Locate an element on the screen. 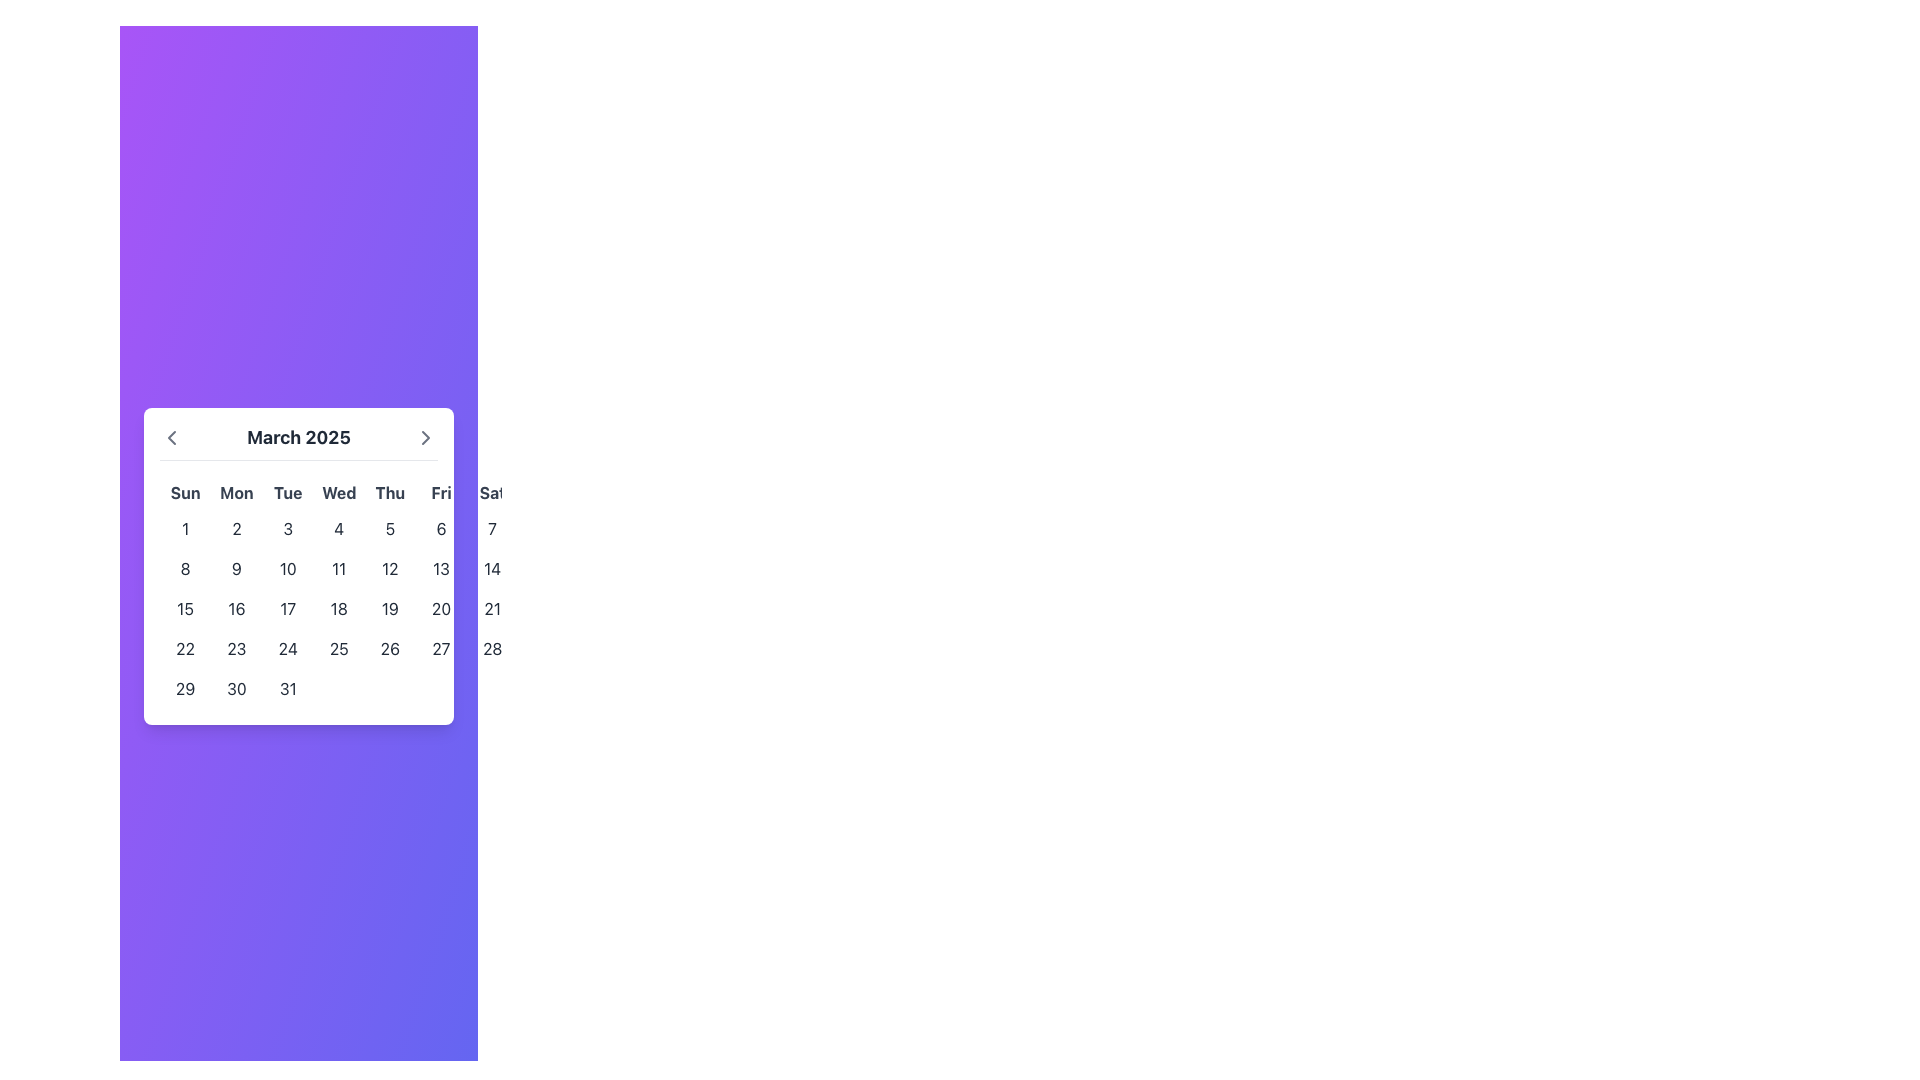 The image size is (1920, 1080). the clickable date entry for March 19 in the calendar view is located at coordinates (390, 607).